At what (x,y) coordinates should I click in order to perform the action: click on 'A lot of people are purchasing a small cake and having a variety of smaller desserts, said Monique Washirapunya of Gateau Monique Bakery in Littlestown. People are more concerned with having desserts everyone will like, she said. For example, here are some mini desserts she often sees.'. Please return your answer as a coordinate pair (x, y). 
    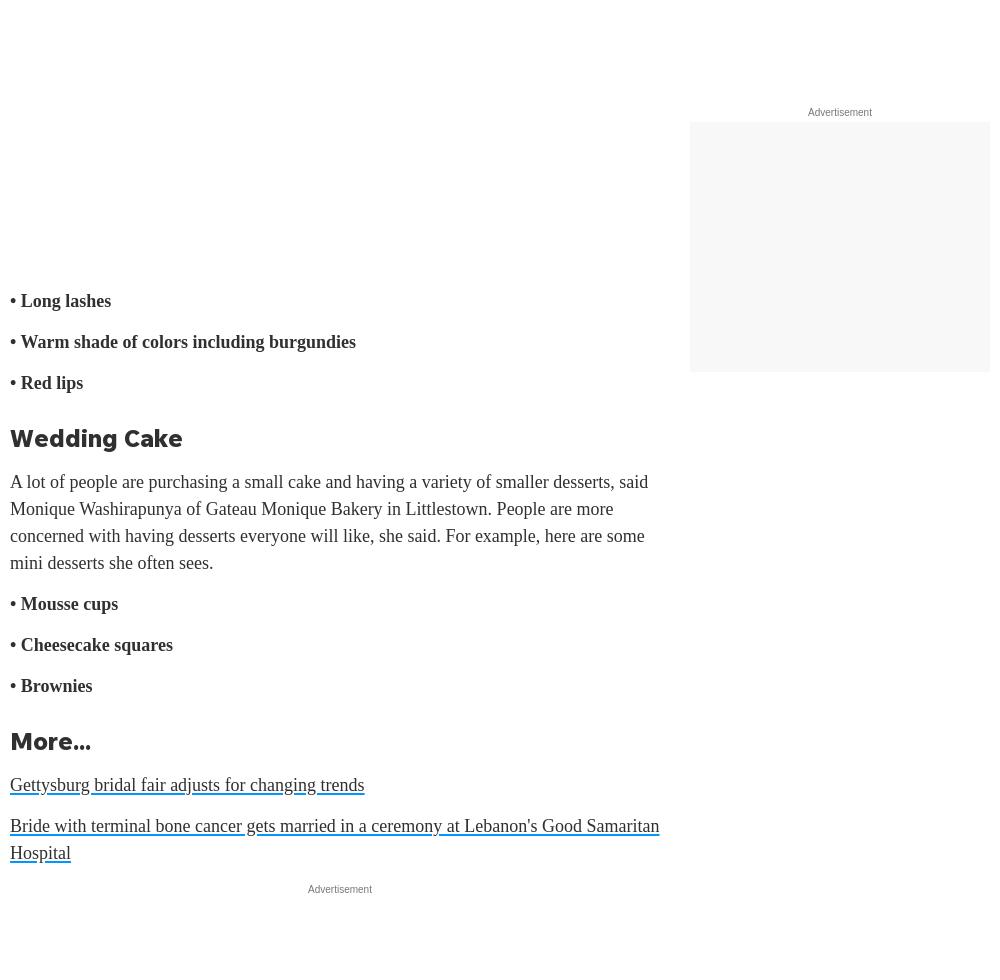
    Looking at the image, I should click on (10, 522).